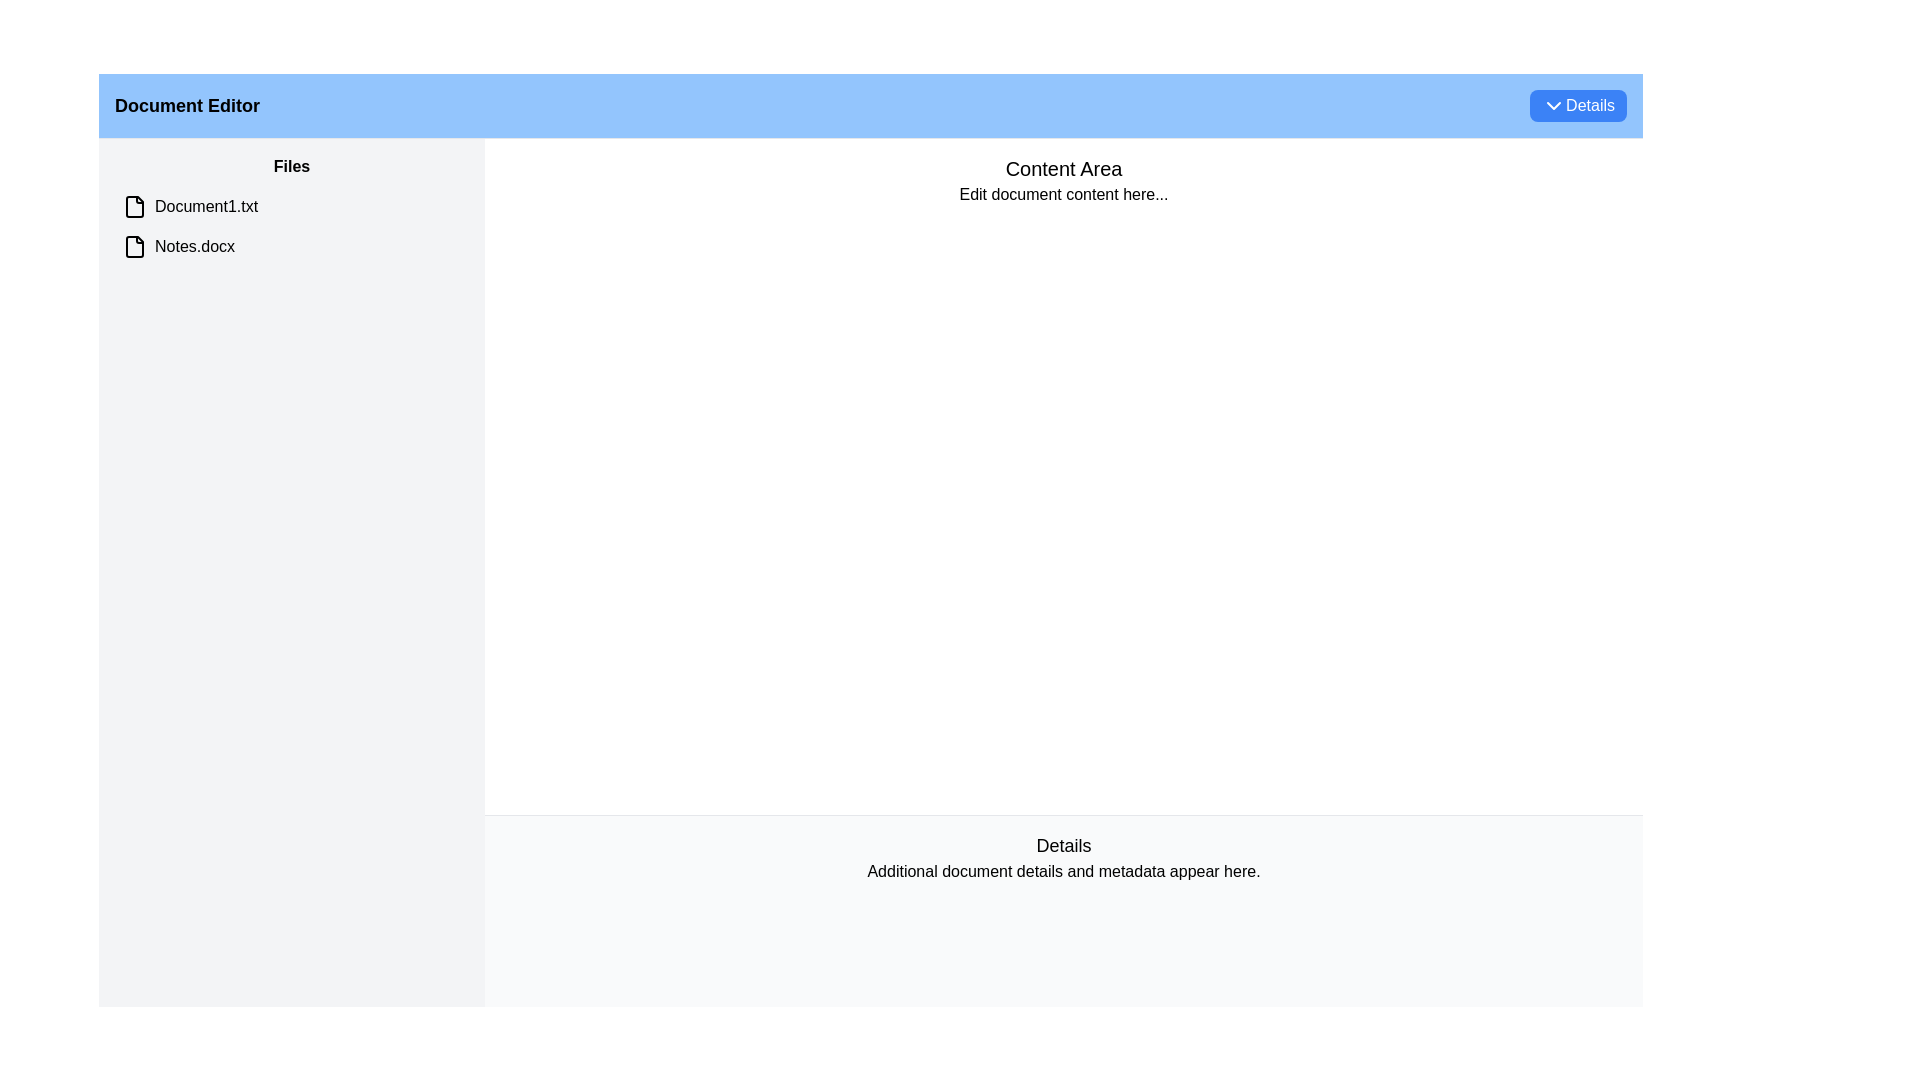  What do you see at coordinates (291, 245) in the screenshot?
I see `the 'Notes.docx' list item in the Files section` at bounding box center [291, 245].